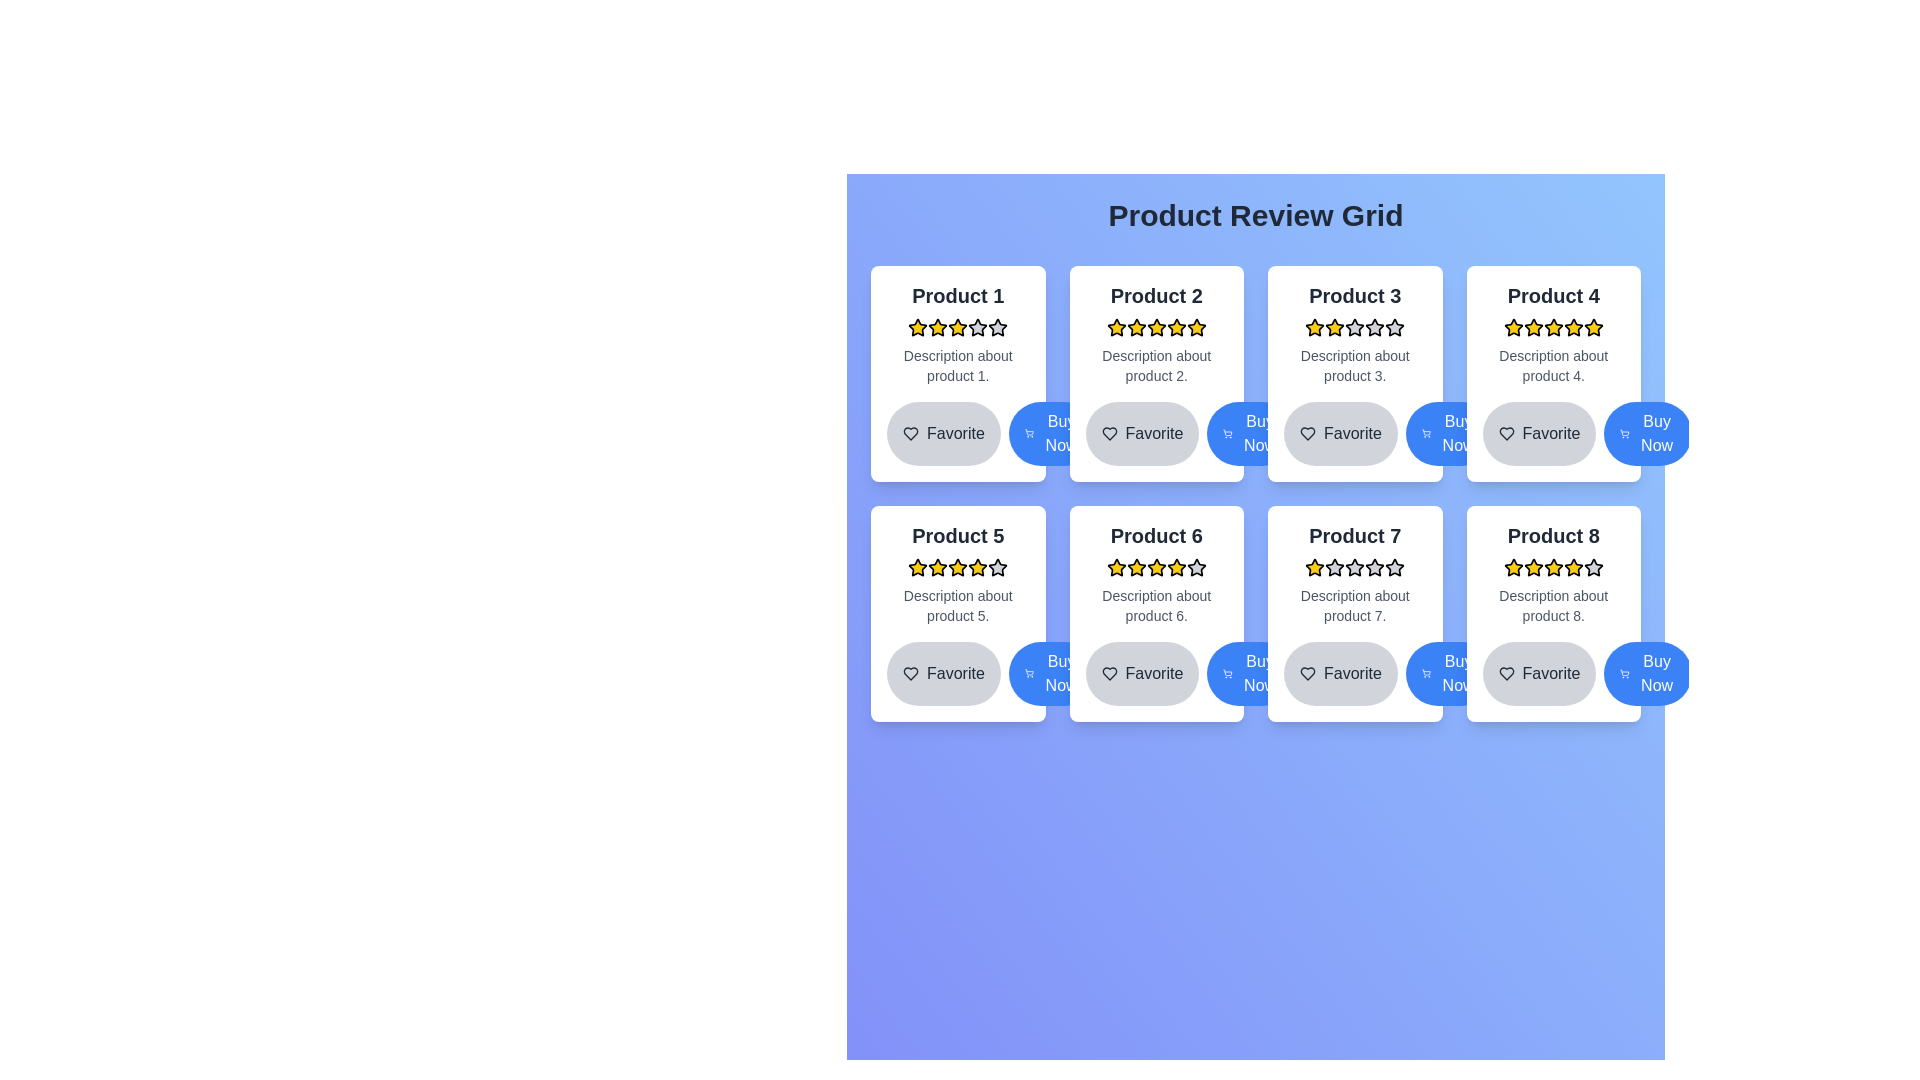 This screenshot has height=1080, width=1920. I want to click on the third yellow star icon, so click(1176, 326).